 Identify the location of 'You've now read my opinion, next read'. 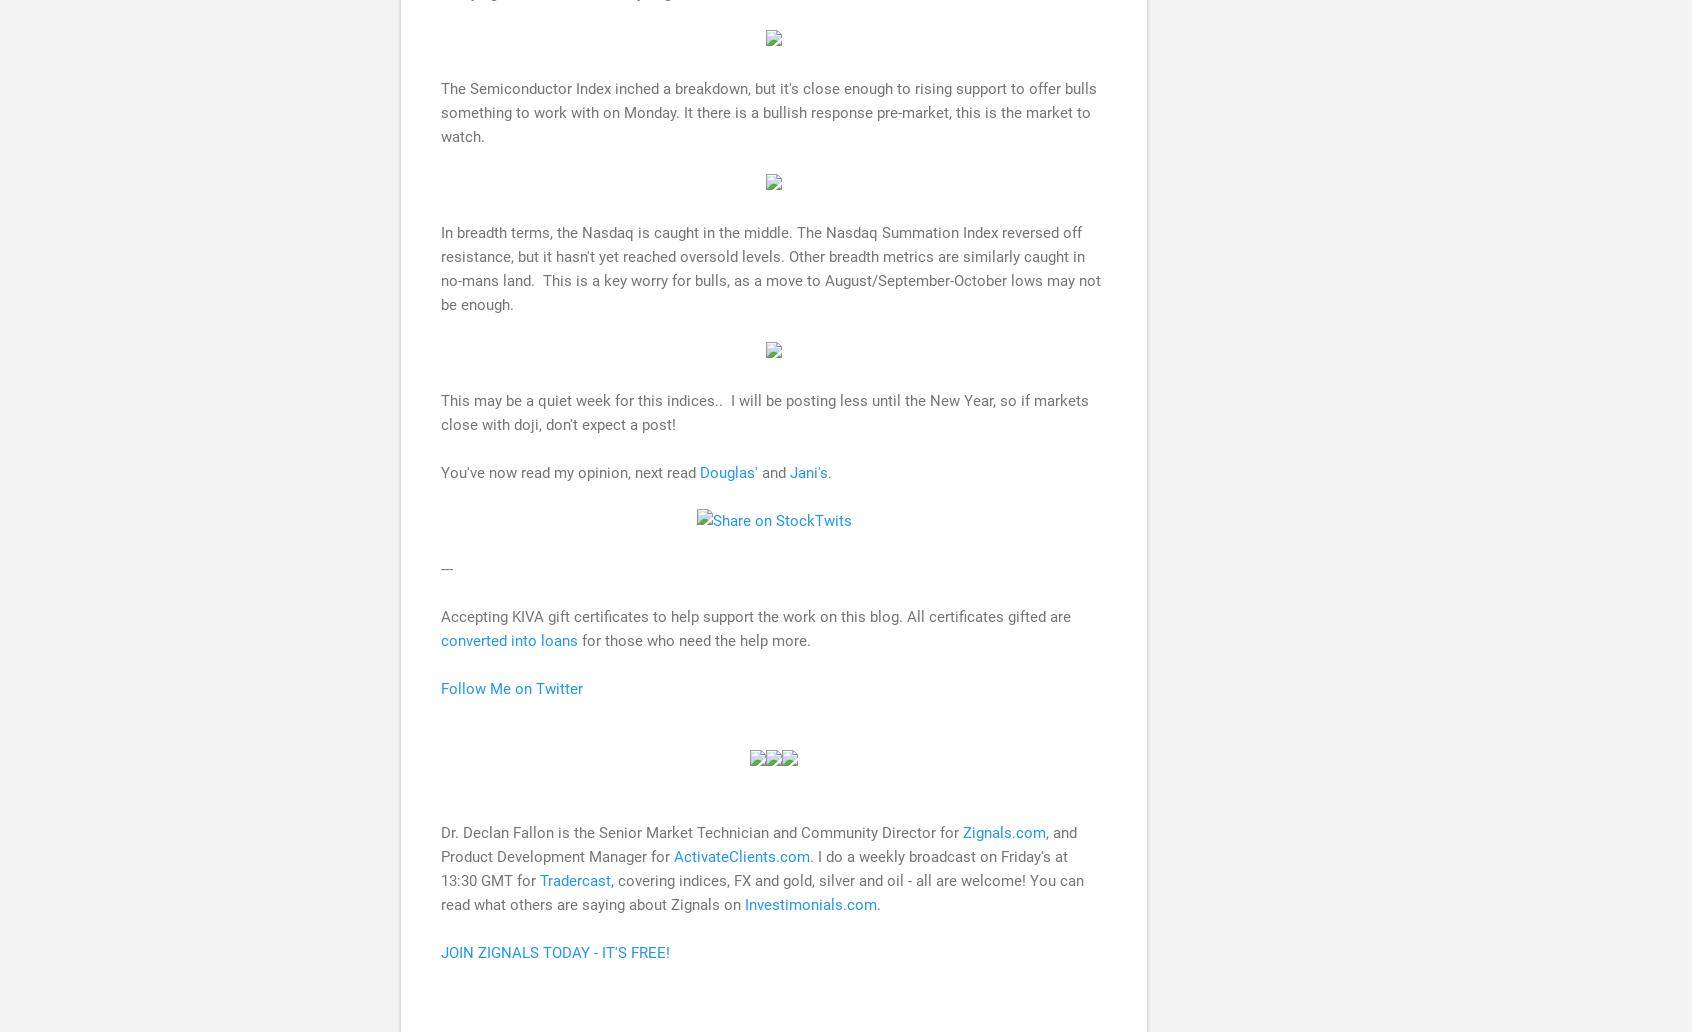
(569, 471).